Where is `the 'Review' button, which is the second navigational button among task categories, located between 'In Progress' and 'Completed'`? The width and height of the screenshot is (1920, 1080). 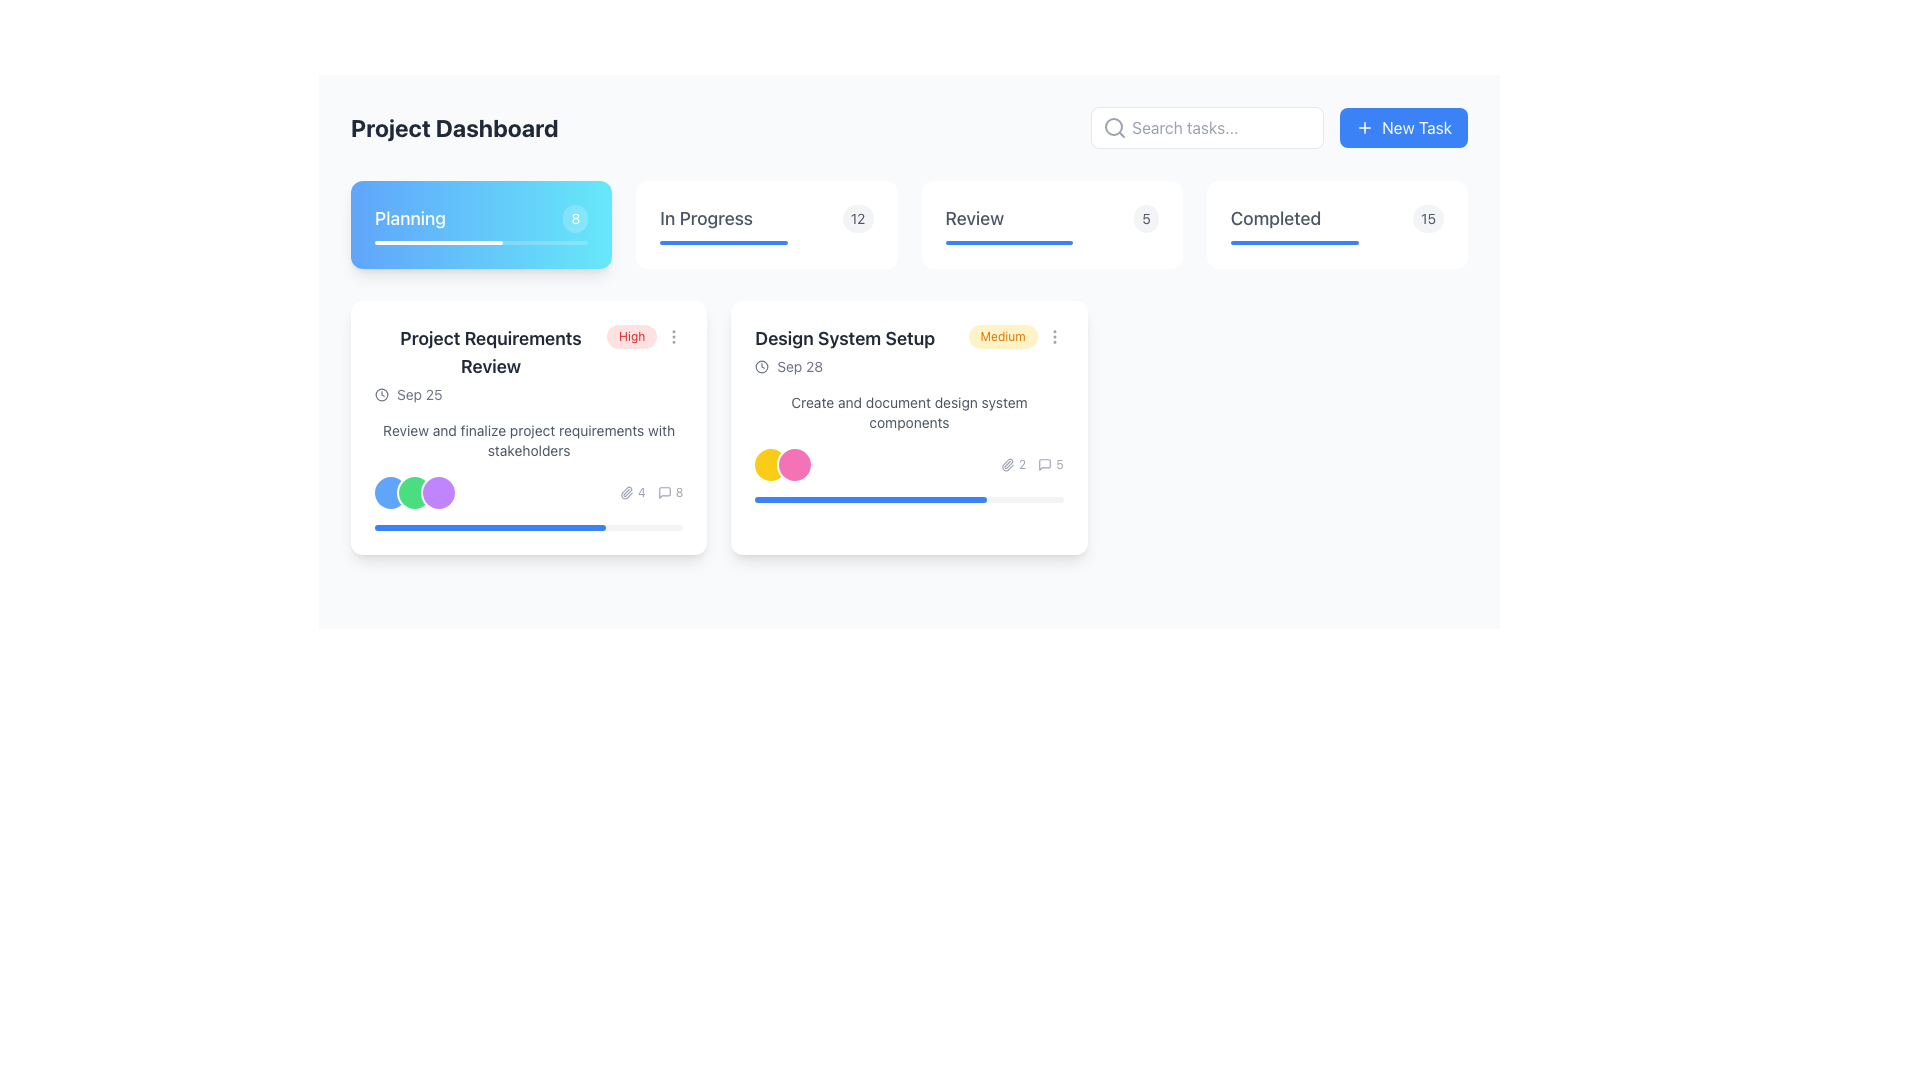
the 'Review' button, which is the second navigational button among task categories, located between 'In Progress' and 'Completed' is located at coordinates (1051, 219).